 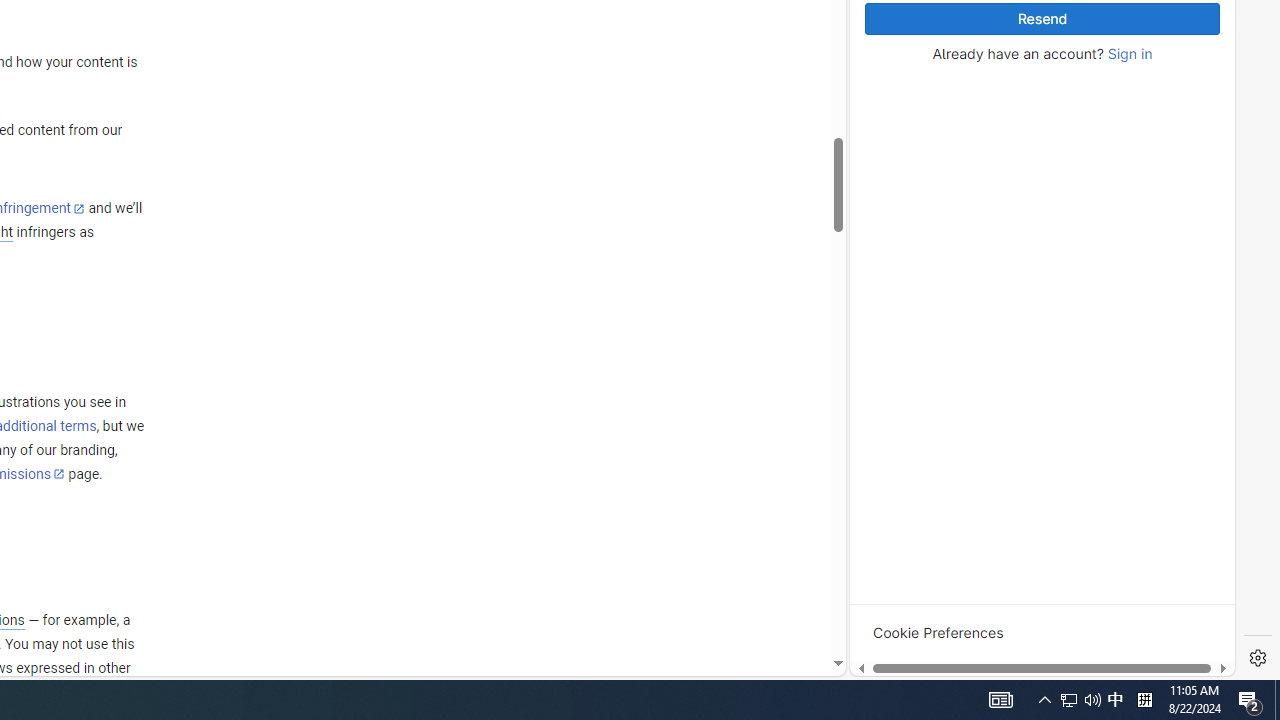 I want to click on 'Resend', so click(x=1041, y=19).